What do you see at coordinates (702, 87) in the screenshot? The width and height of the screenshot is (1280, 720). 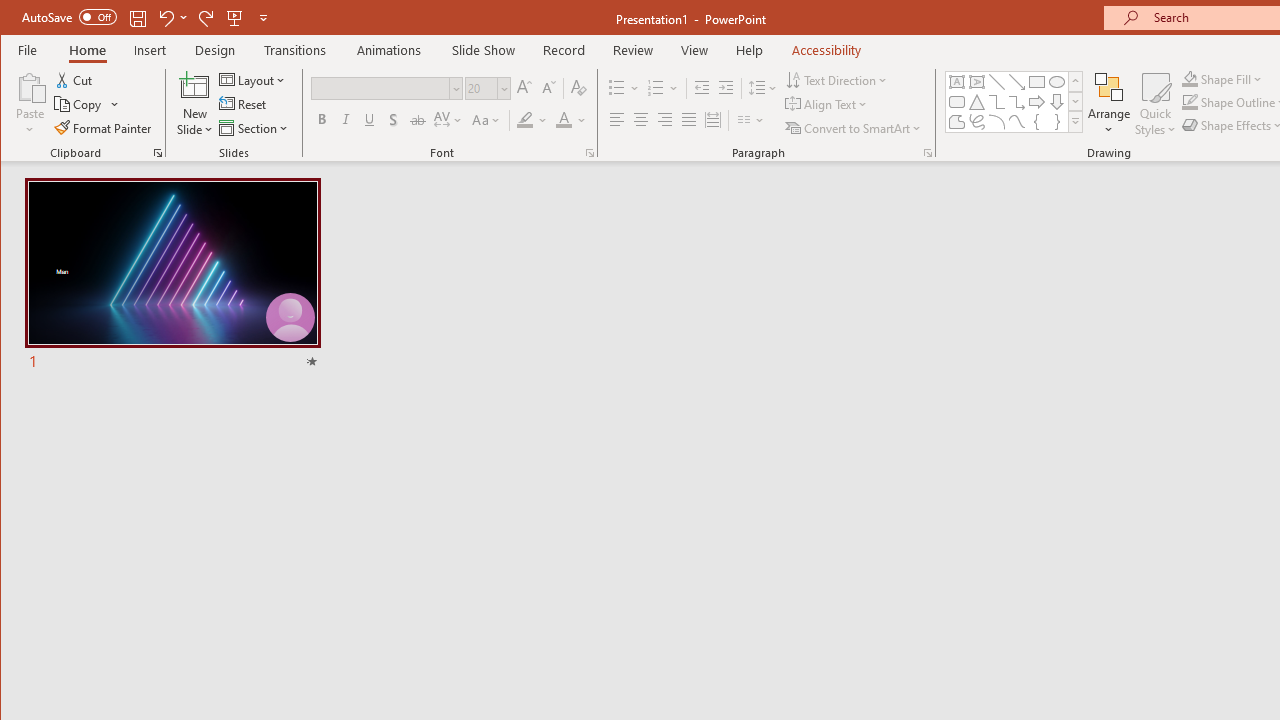 I see `'Decrease Indent'` at bounding box center [702, 87].